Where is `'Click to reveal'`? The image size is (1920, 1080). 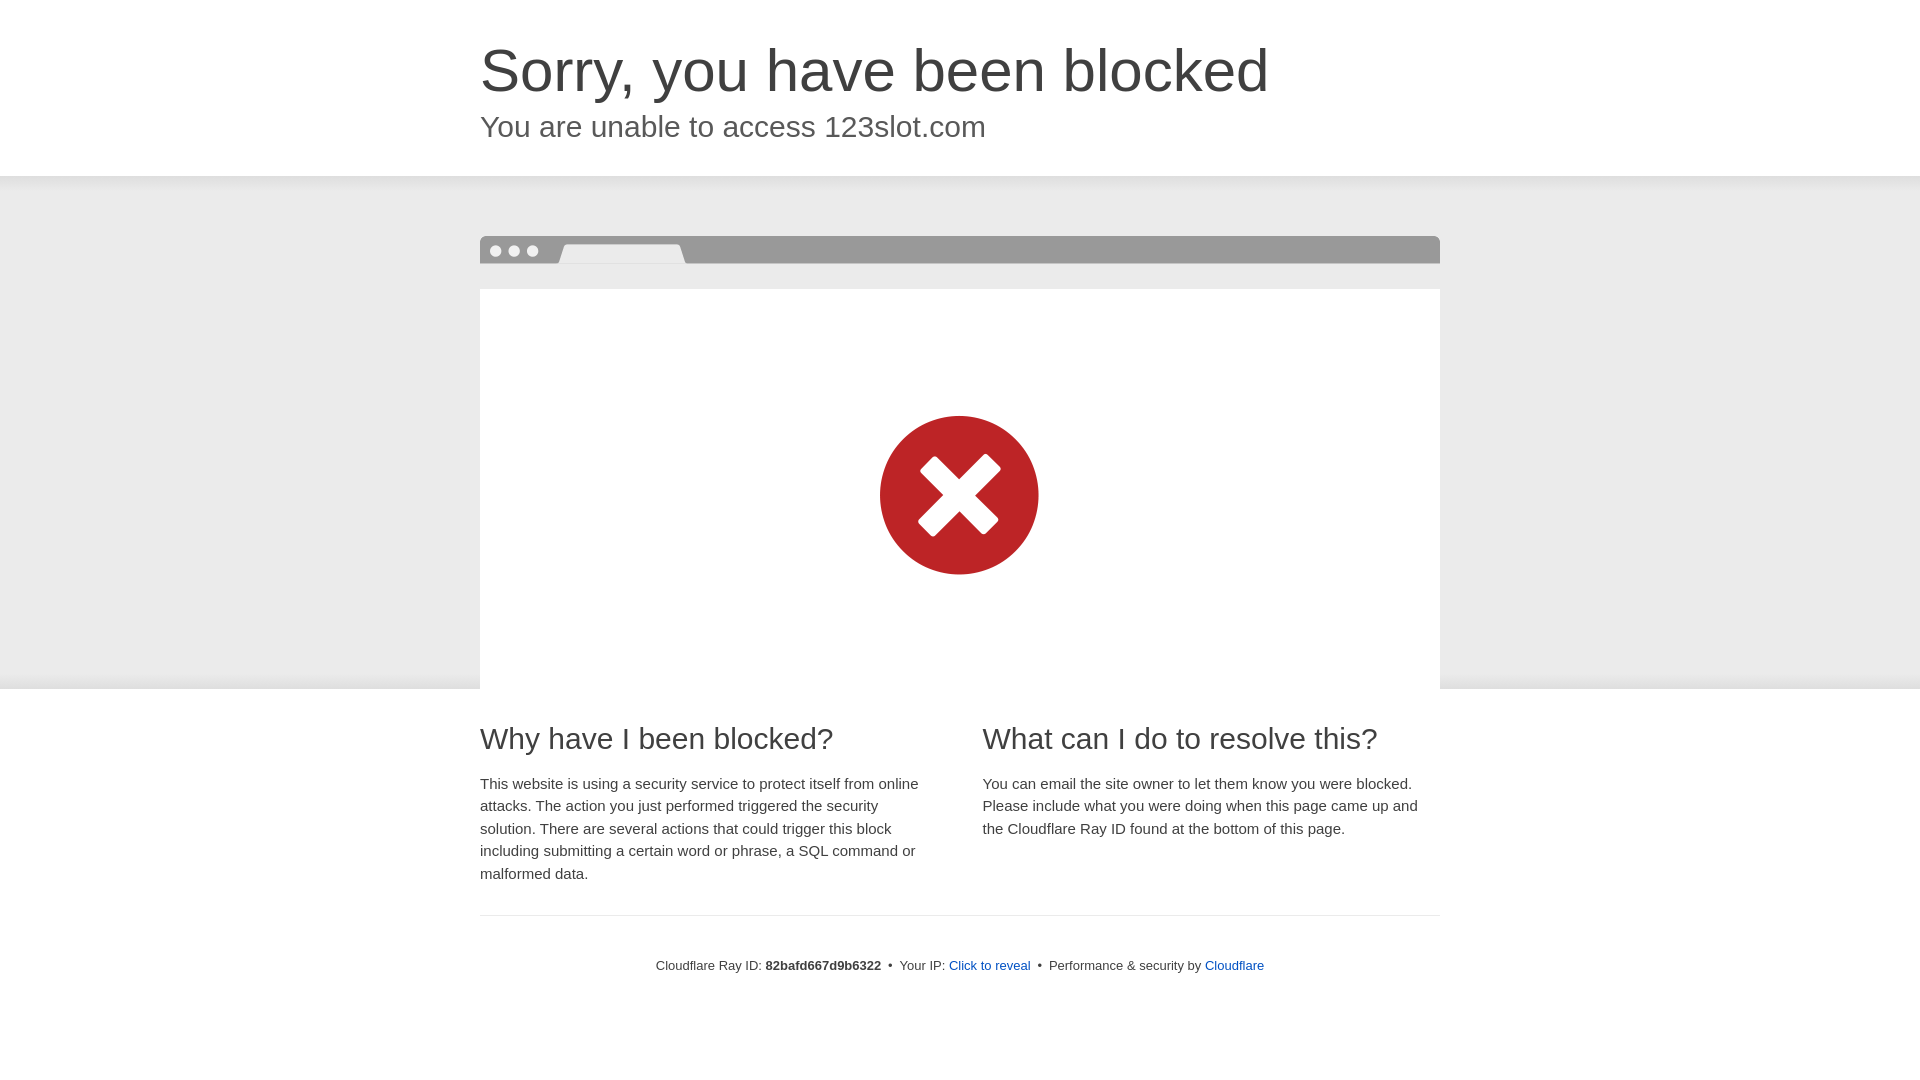
'Click to reveal' is located at coordinates (989, 964).